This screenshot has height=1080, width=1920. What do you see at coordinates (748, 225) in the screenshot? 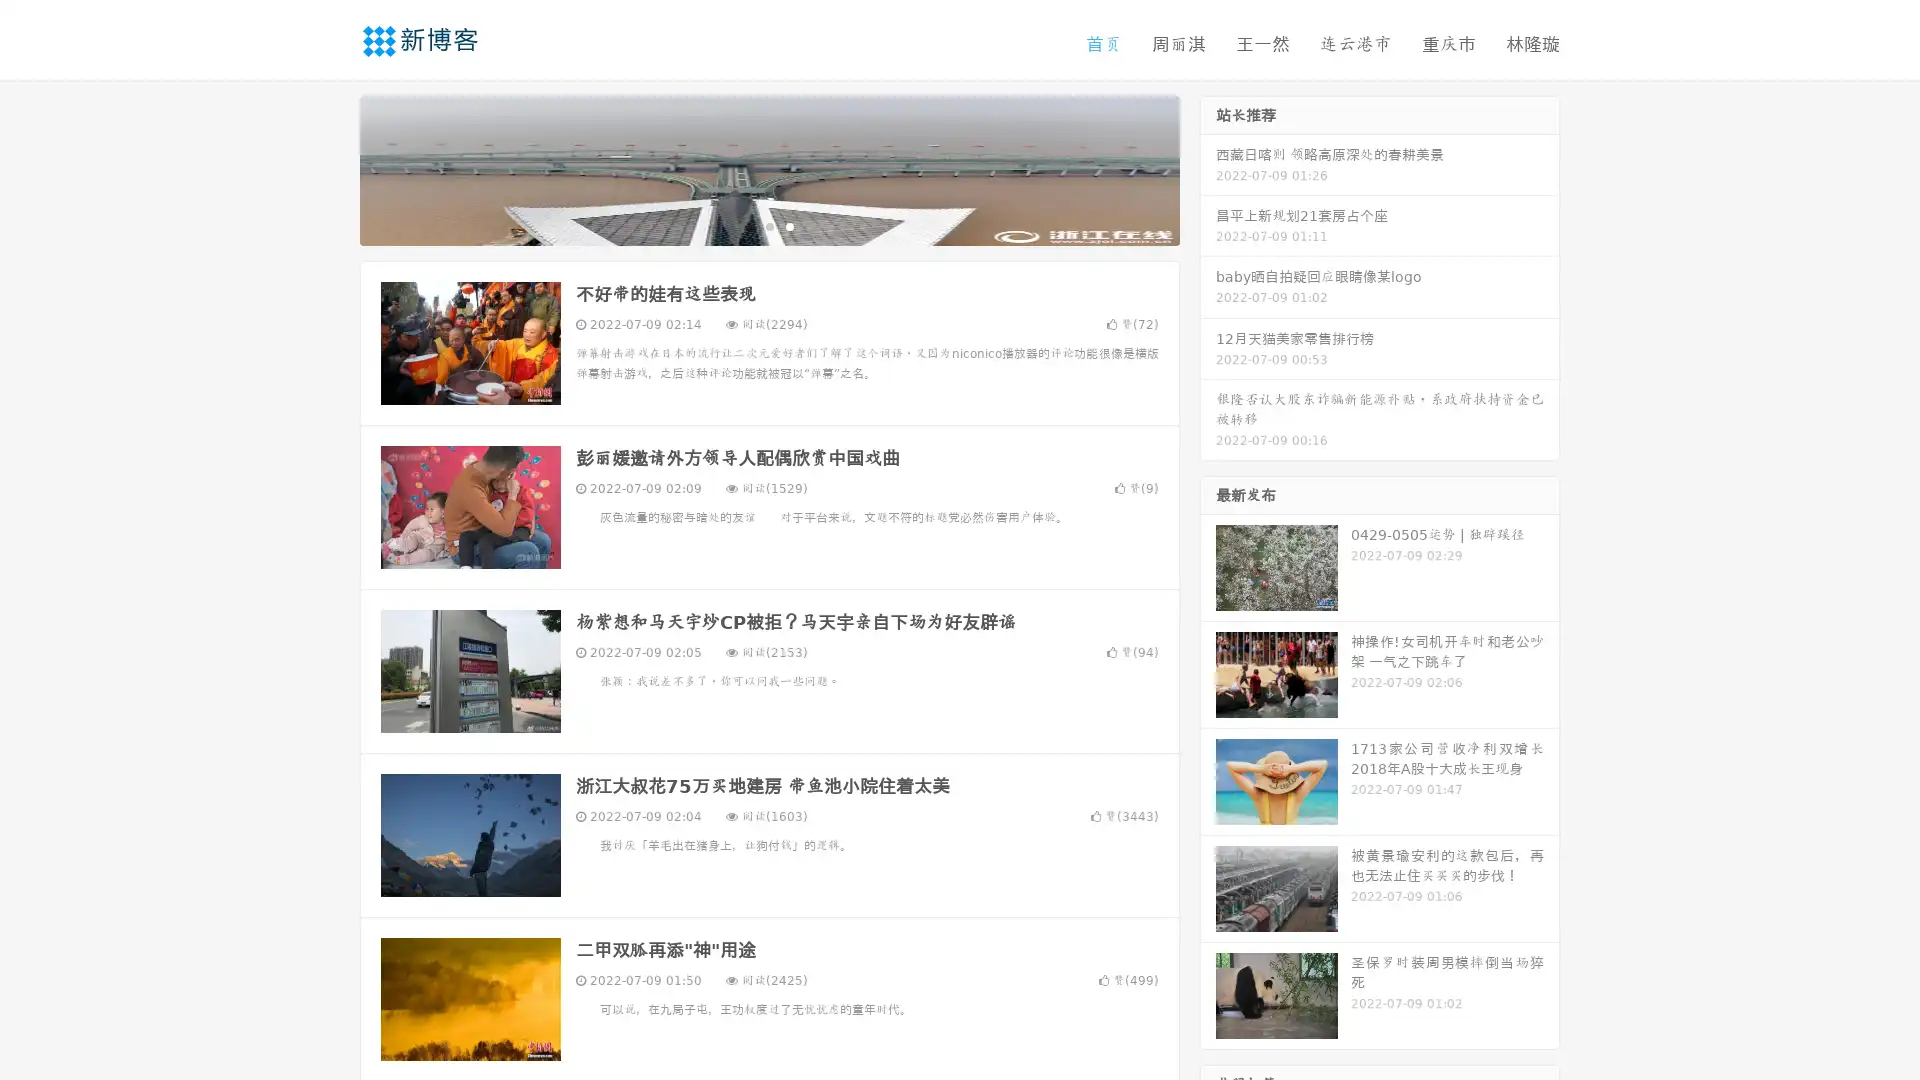
I see `Go to slide 1` at bounding box center [748, 225].